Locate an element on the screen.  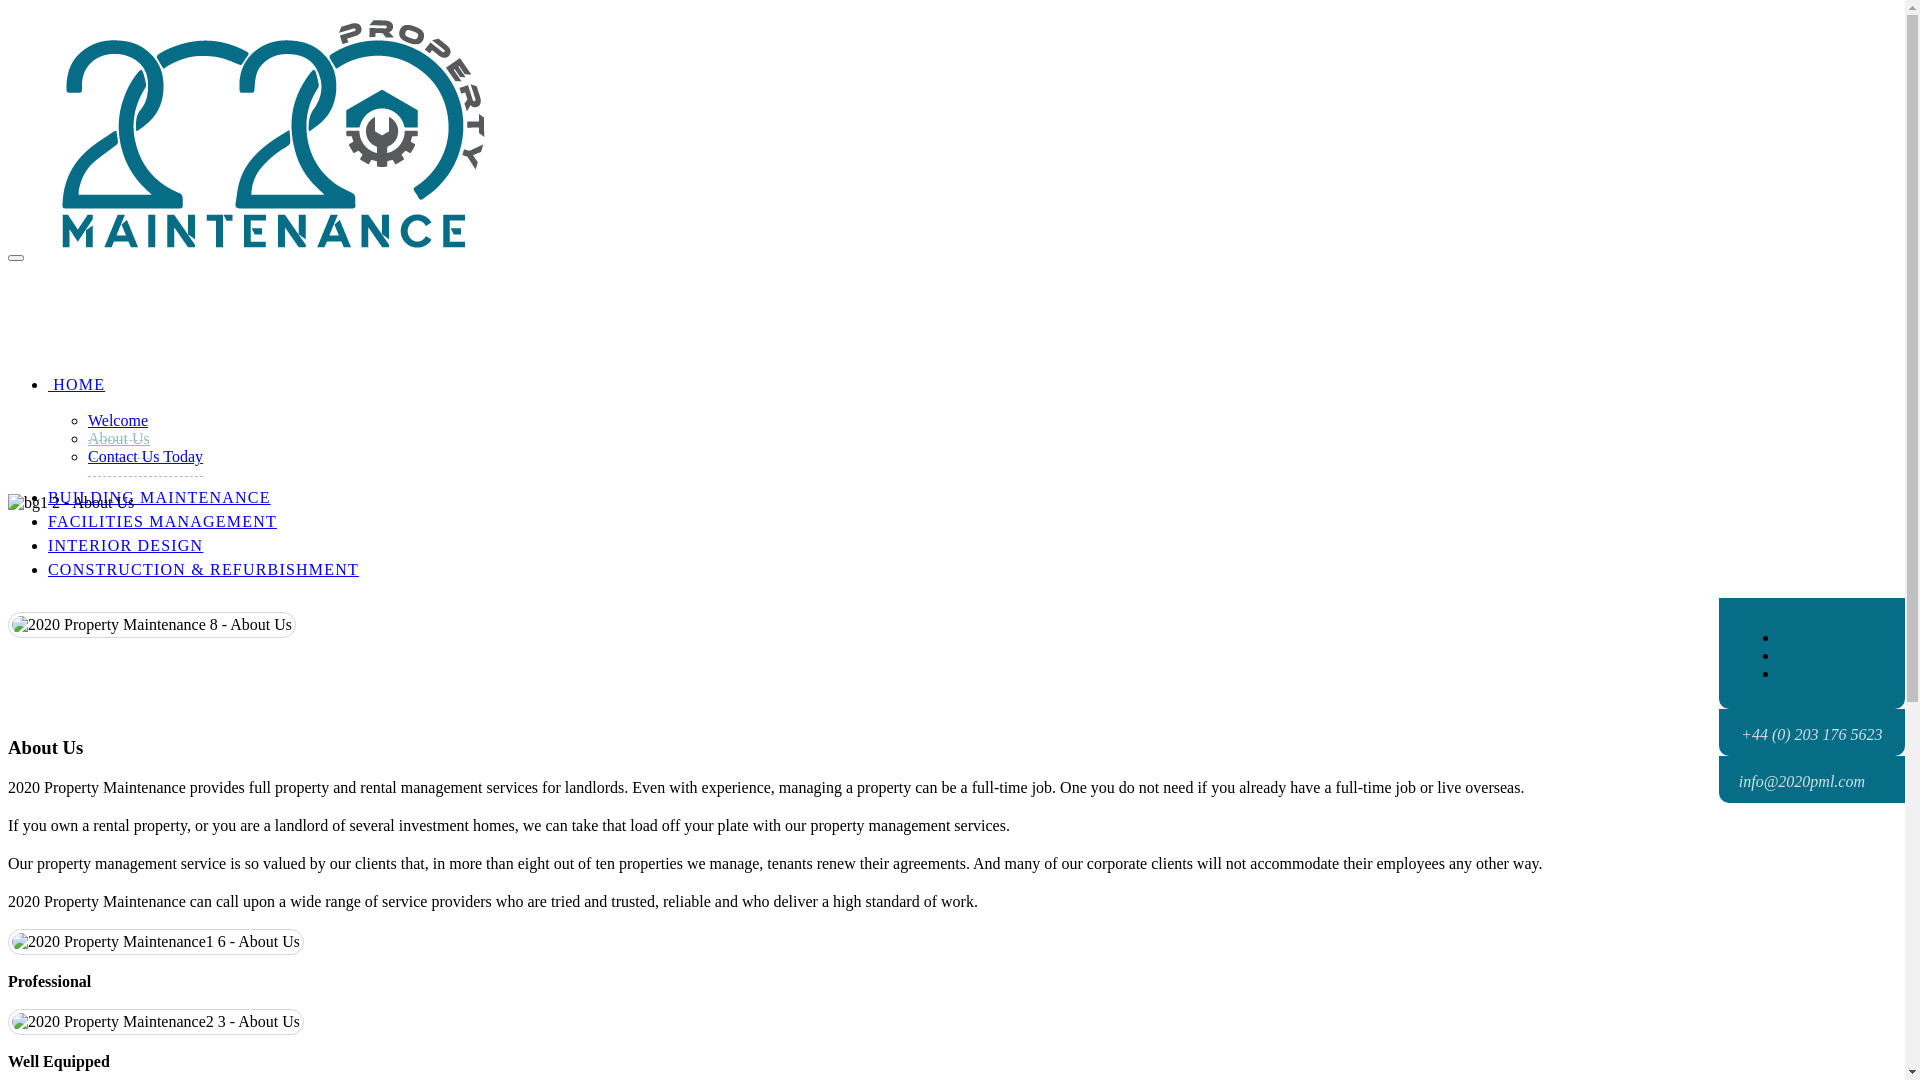
'FACILITIES MANAGEMENT' is located at coordinates (162, 520).